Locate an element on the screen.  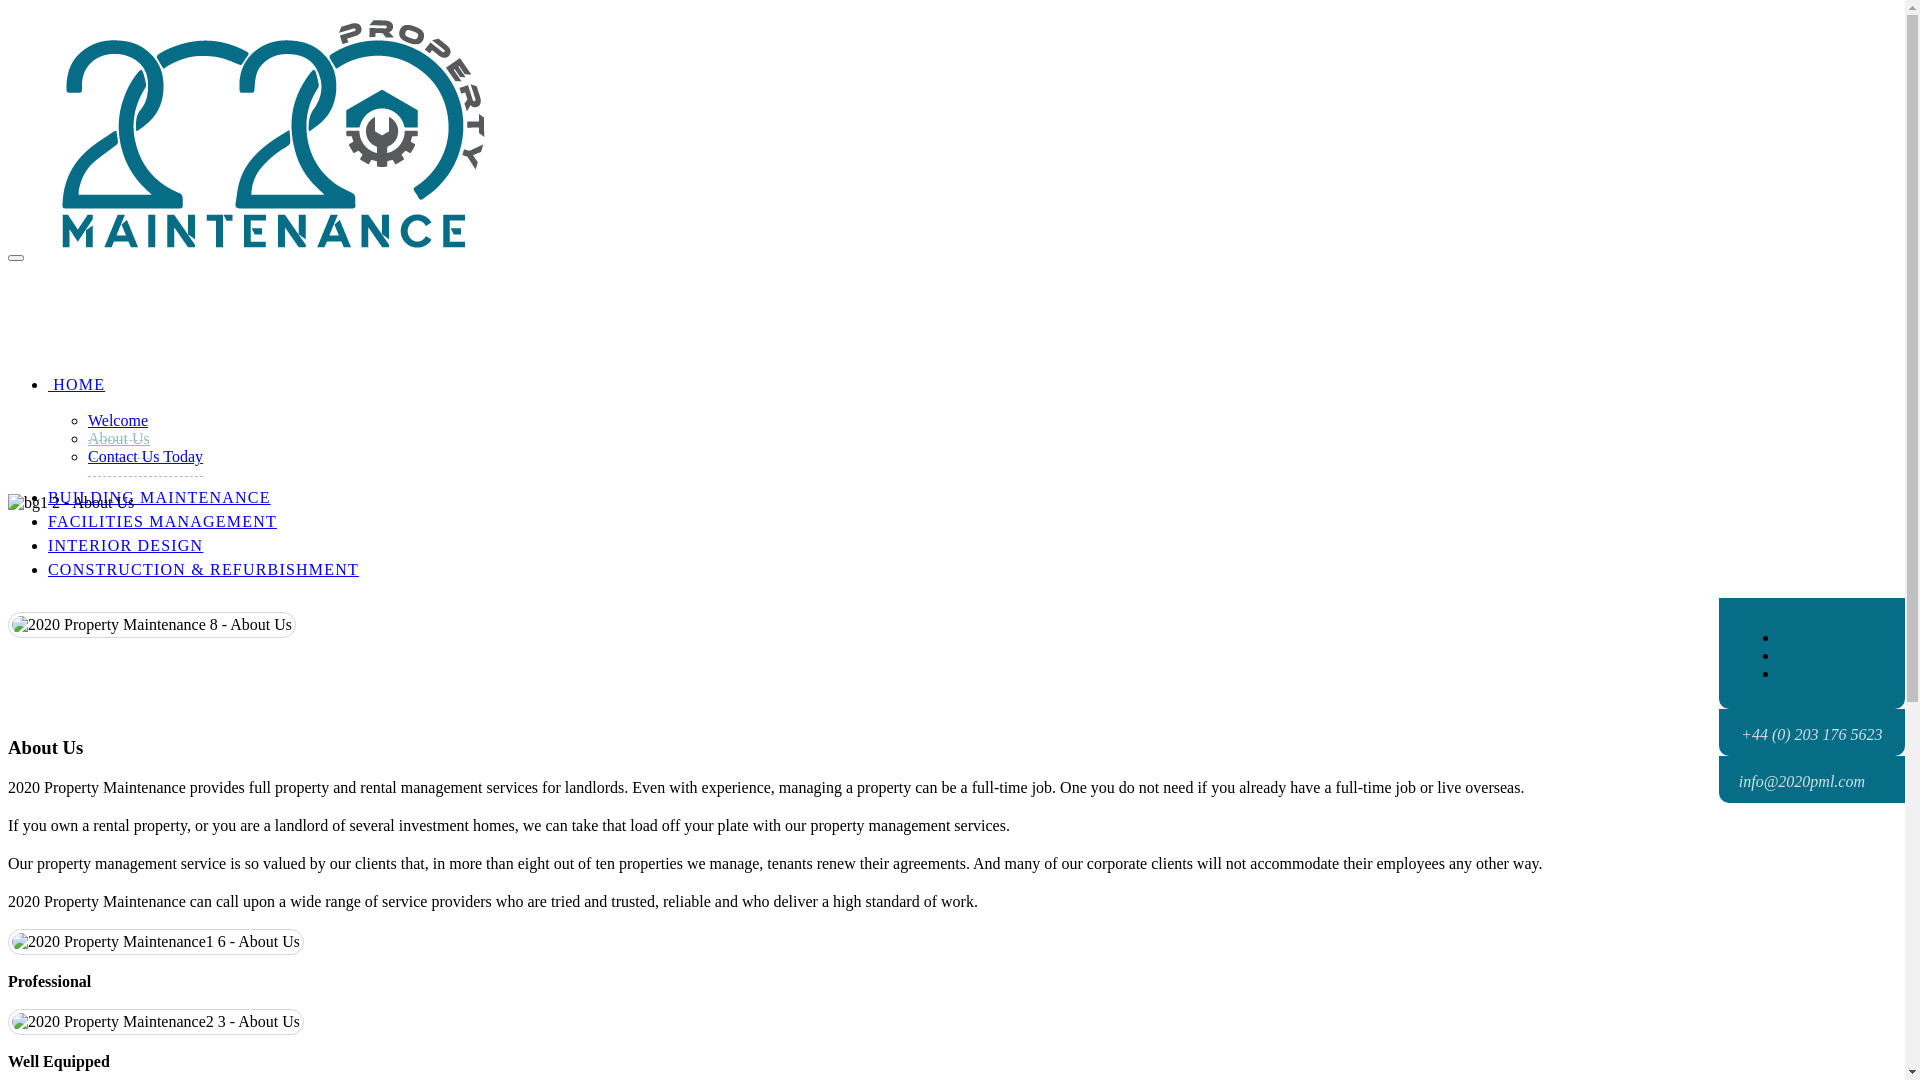
'FACILITIES MANAGEMENT' is located at coordinates (162, 520).